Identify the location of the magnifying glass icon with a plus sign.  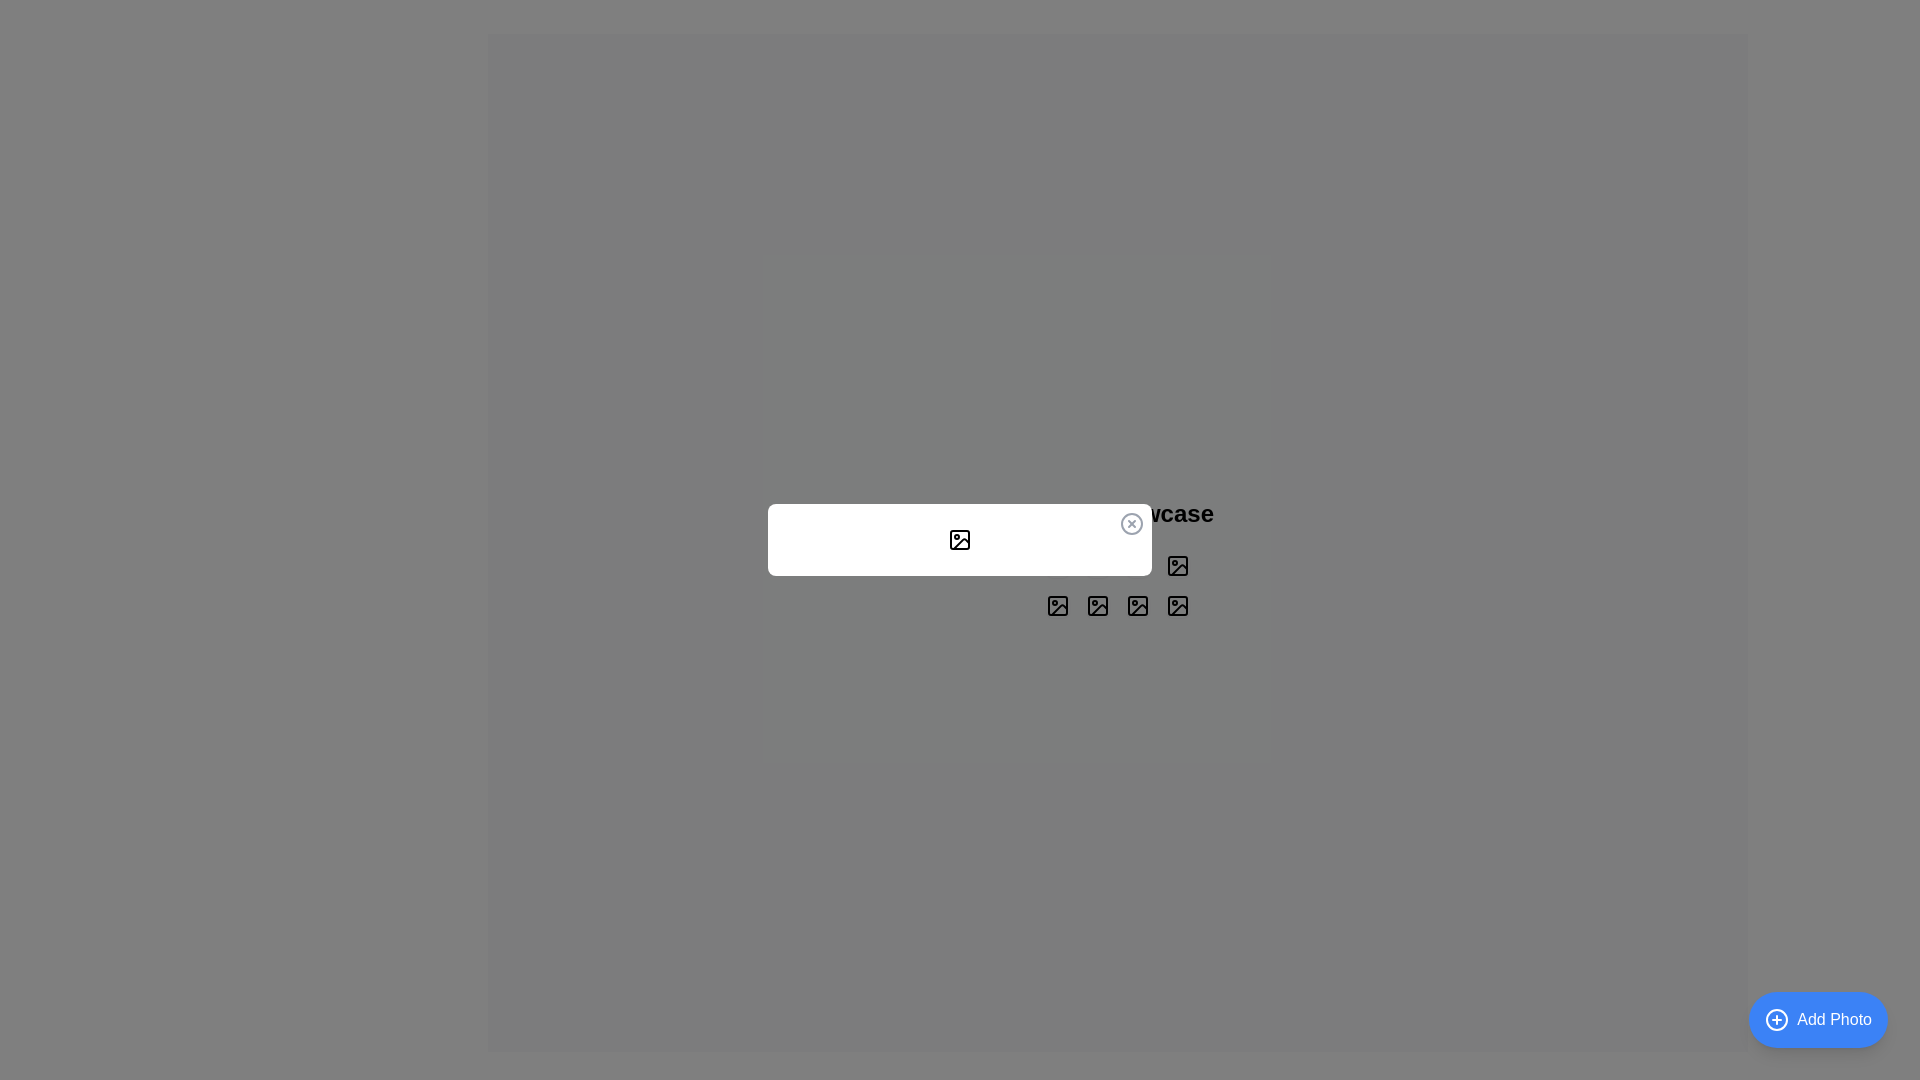
(1137, 566).